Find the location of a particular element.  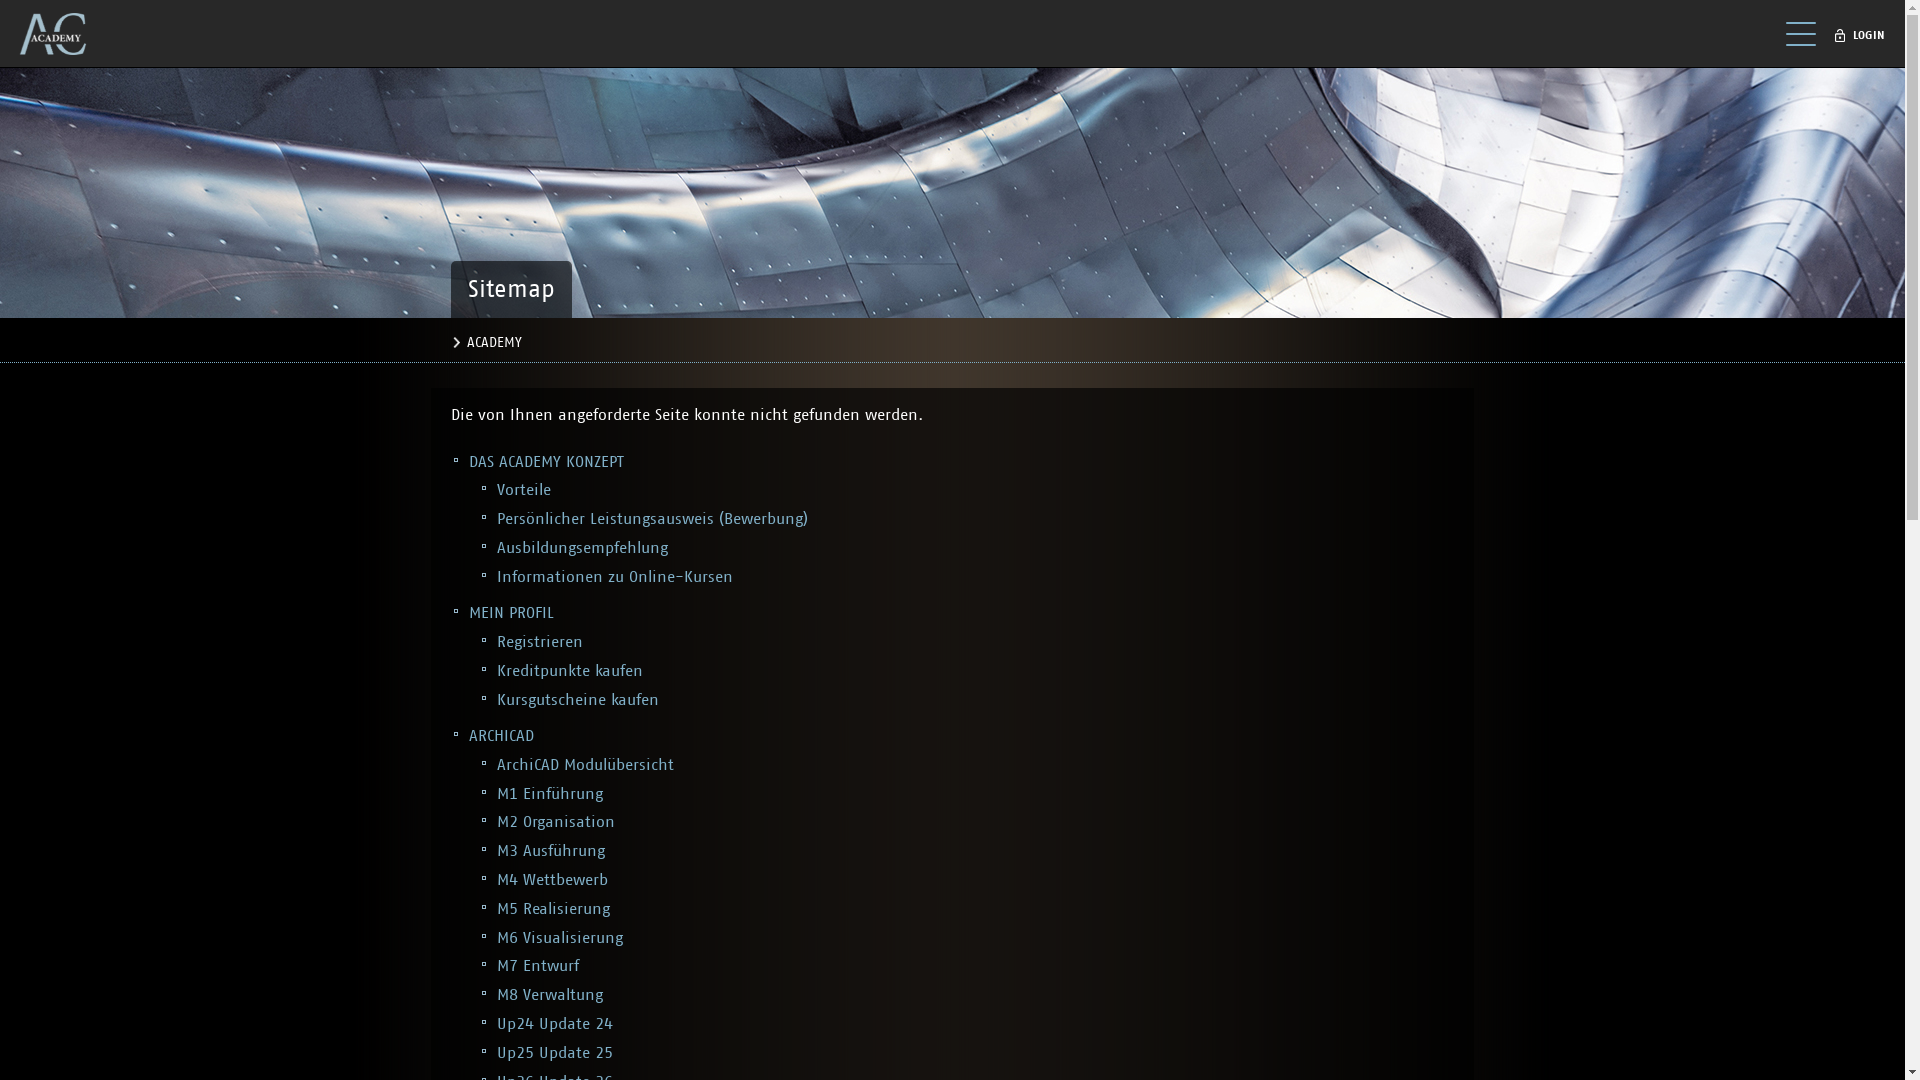

'Vorteile' is located at coordinates (523, 489).